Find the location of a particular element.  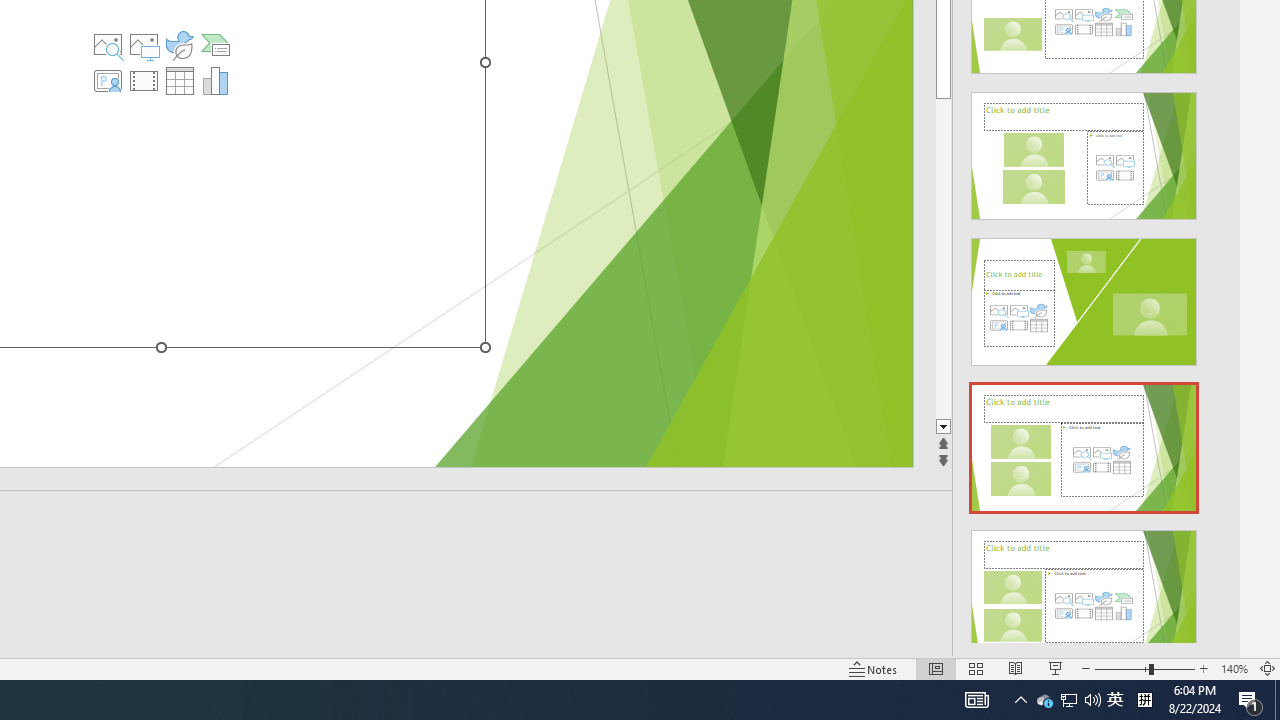

'Stock Images' is located at coordinates (107, 45).